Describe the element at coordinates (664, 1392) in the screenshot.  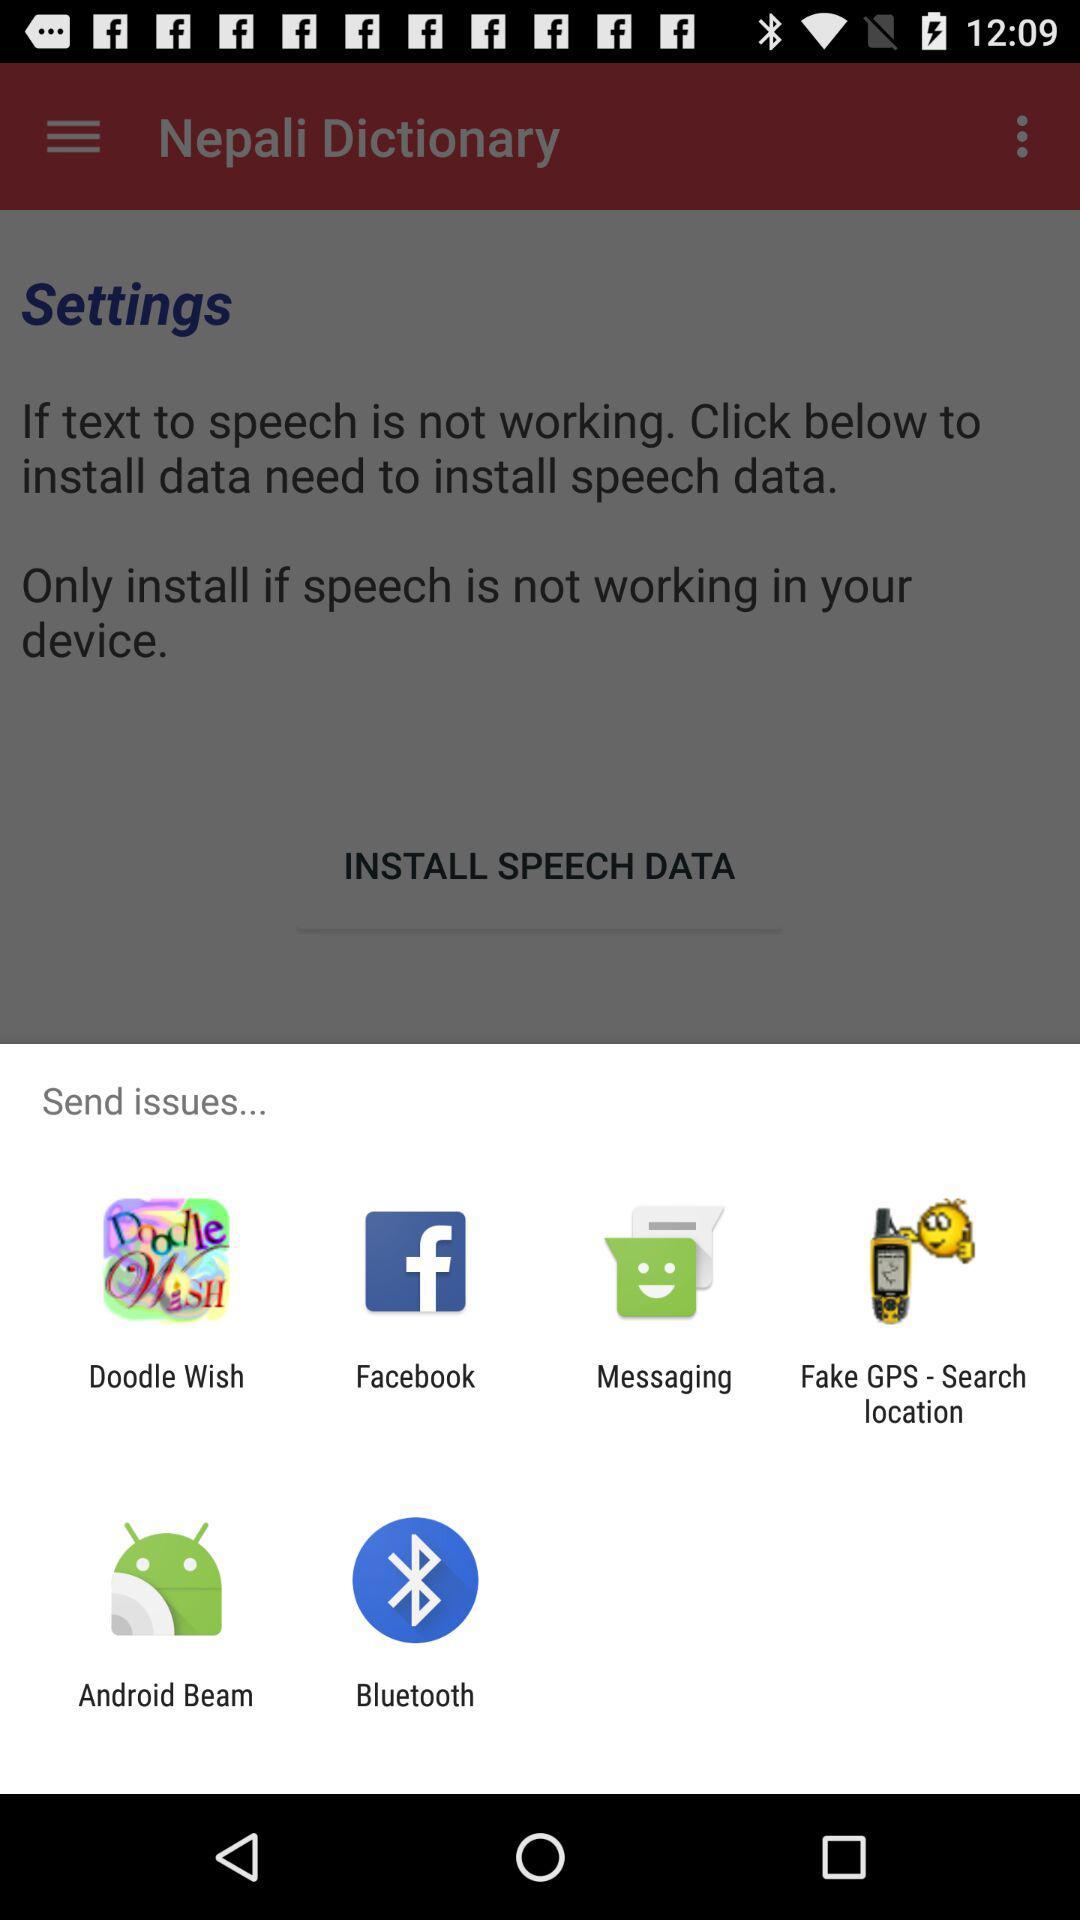
I see `the app to the right of the facebook item` at that location.